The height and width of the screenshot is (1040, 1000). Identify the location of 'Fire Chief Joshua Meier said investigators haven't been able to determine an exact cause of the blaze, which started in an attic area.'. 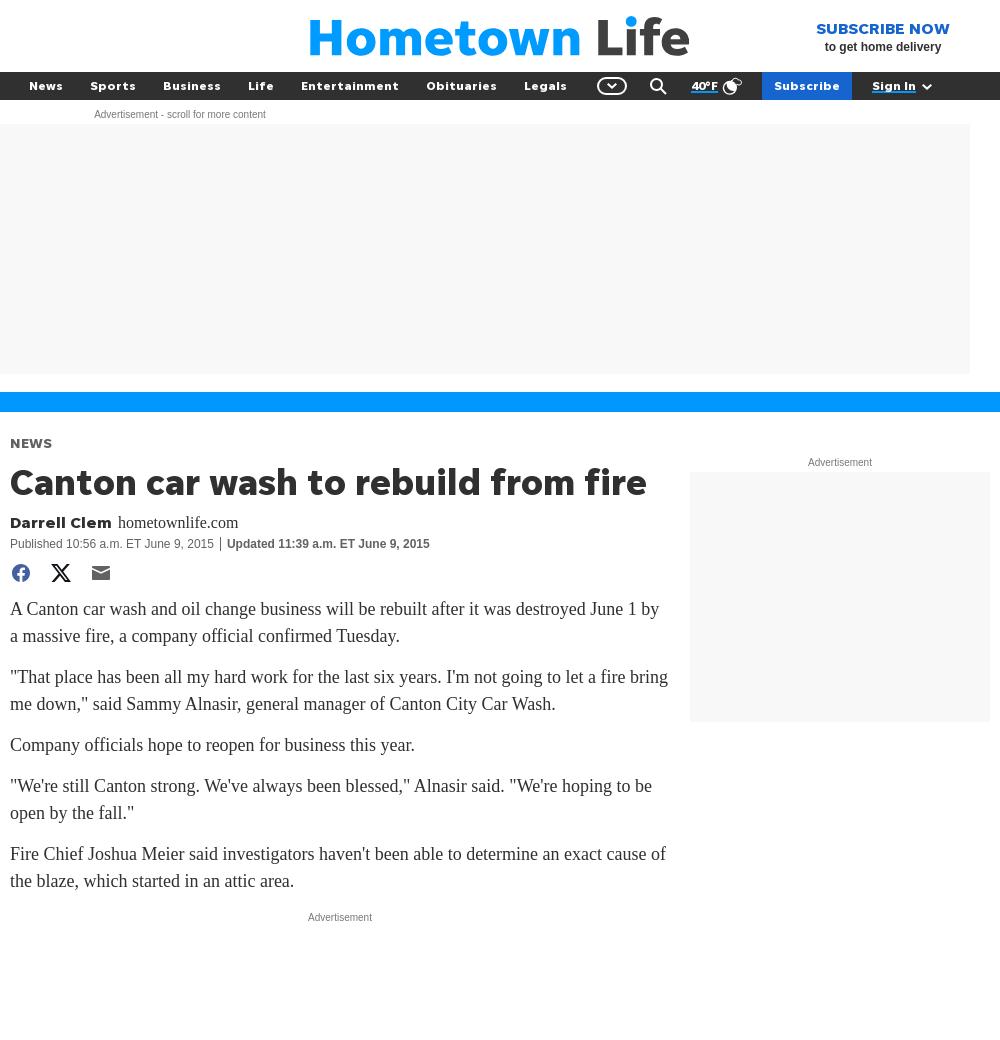
(337, 866).